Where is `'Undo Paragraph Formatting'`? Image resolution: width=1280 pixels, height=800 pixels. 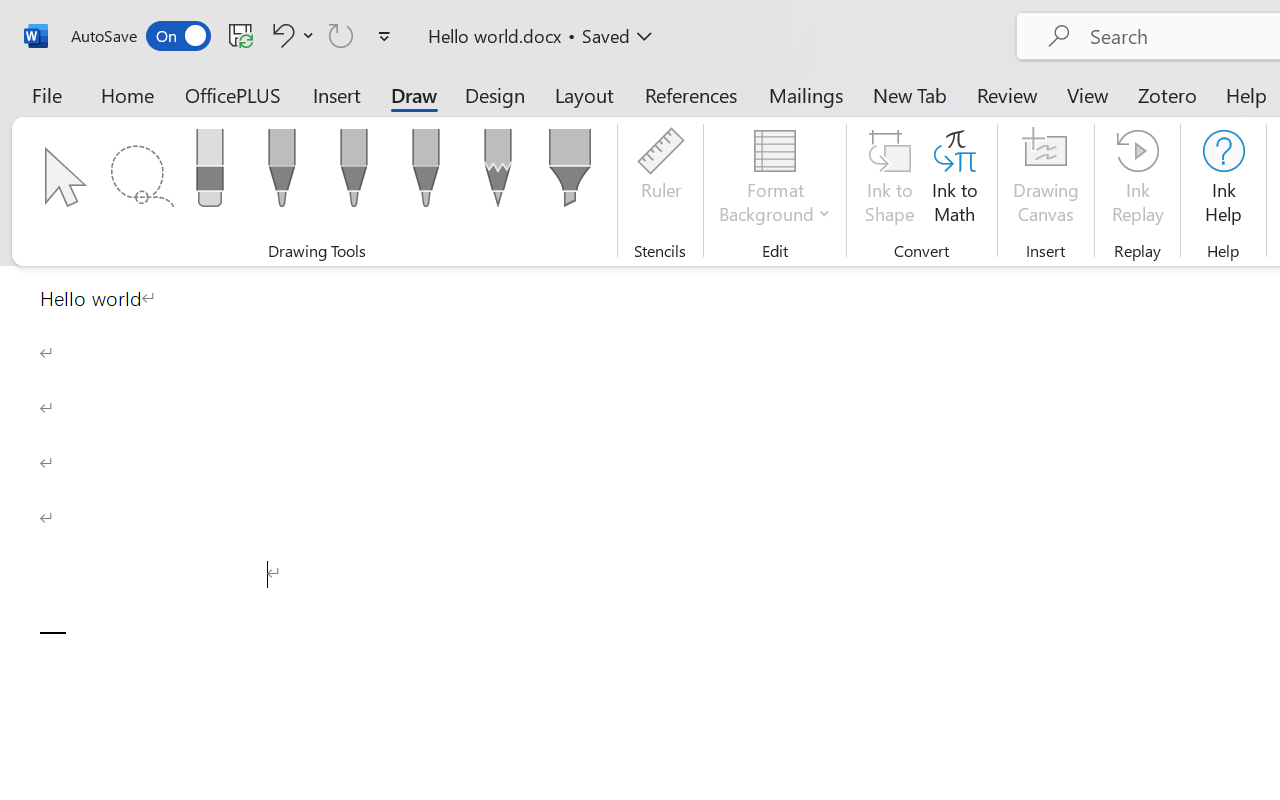 'Undo Paragraph Formatting' is located at coordinates (289, 34).